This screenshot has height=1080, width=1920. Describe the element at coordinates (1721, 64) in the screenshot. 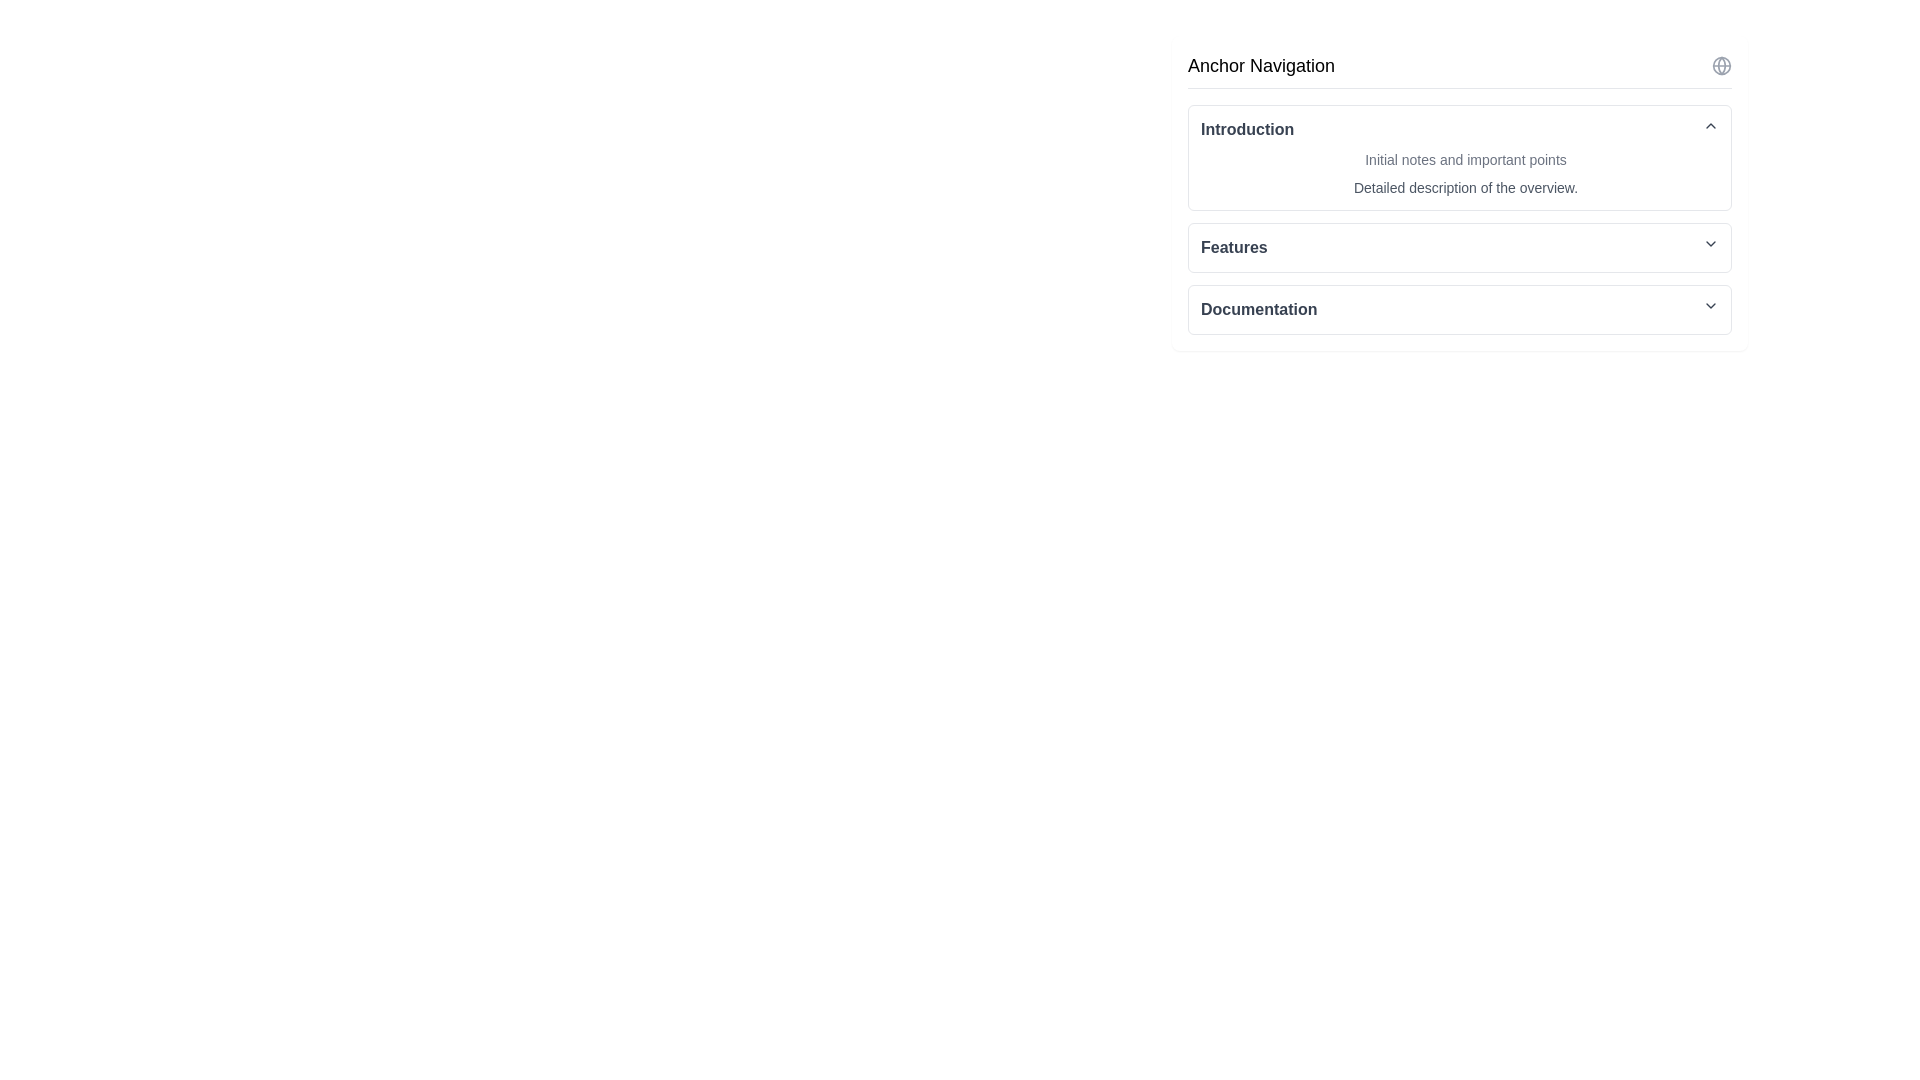

I see `the decorative SVG circle located in the top-right corner of the UI section, which is part of a globe icon` at that location.